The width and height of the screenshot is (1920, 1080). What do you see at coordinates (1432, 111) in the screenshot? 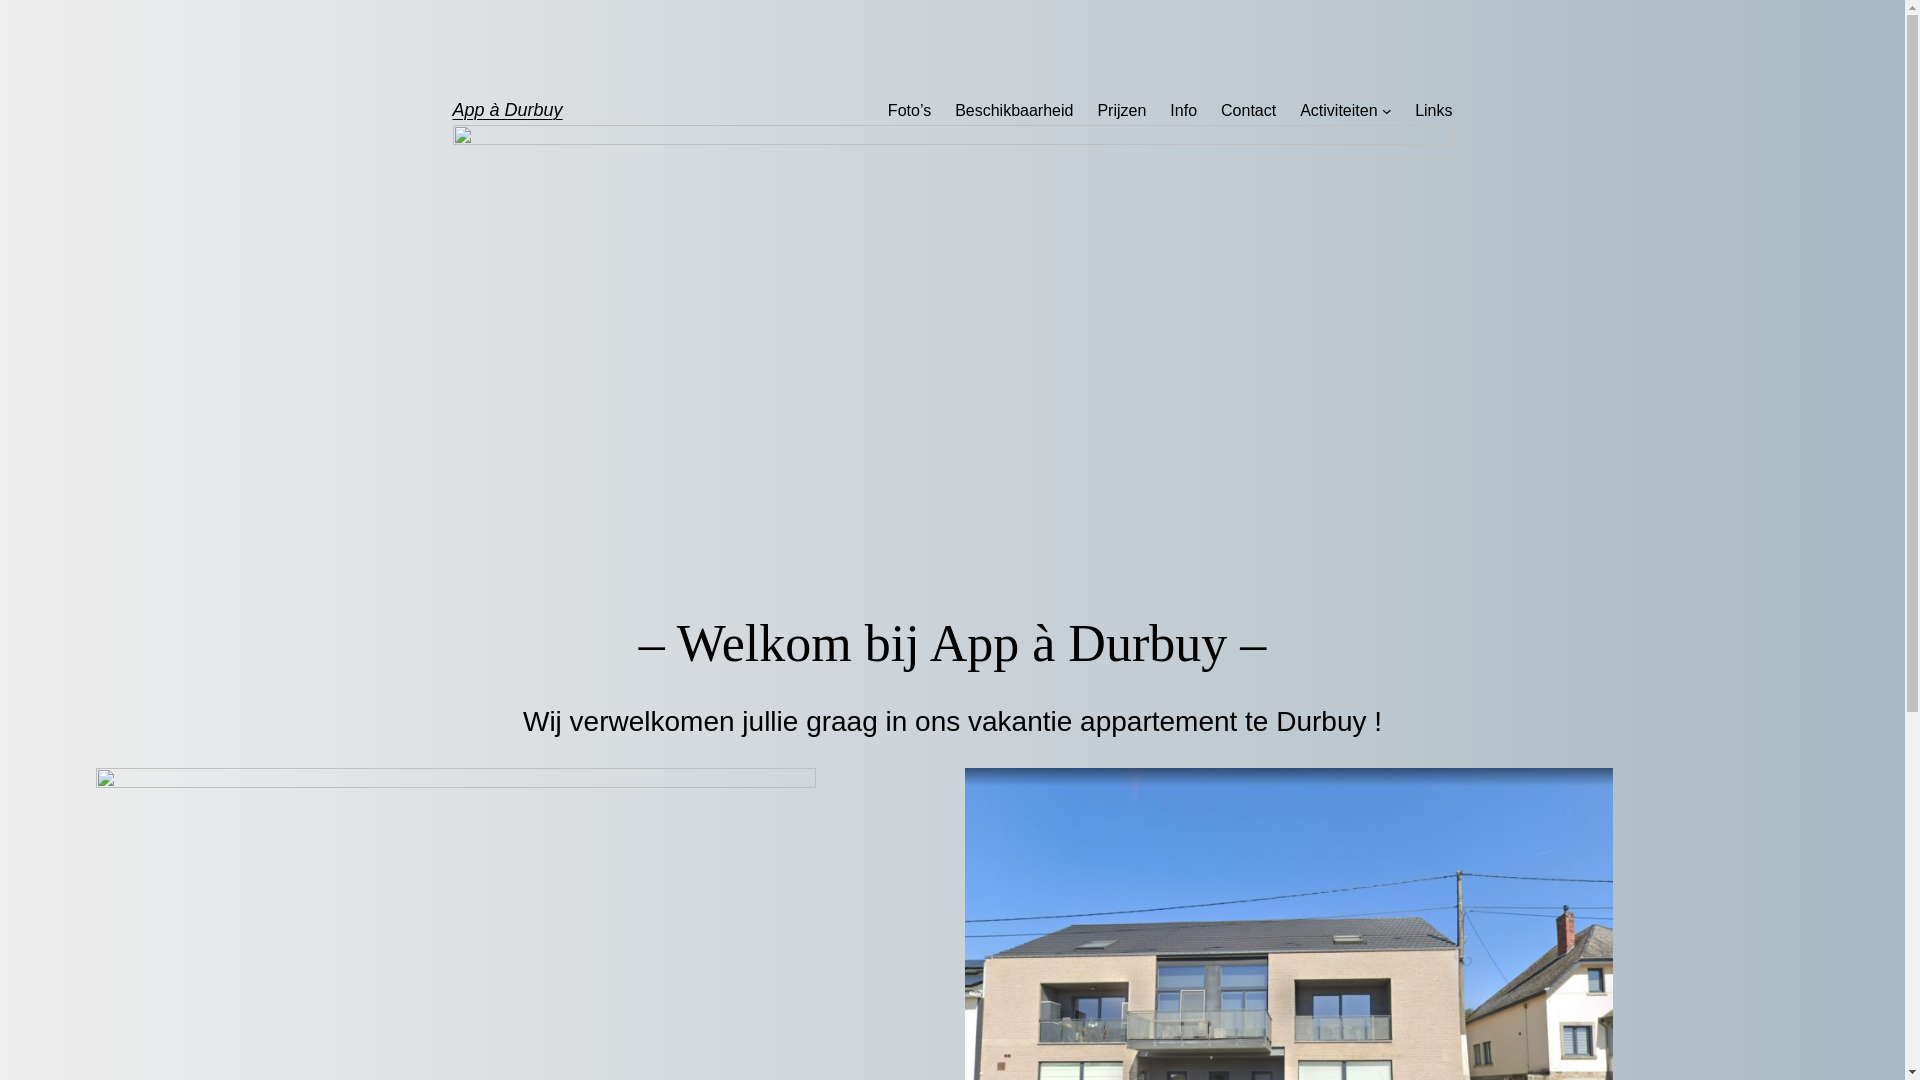
I see `'Links'` at bounding box center [1432, 111].